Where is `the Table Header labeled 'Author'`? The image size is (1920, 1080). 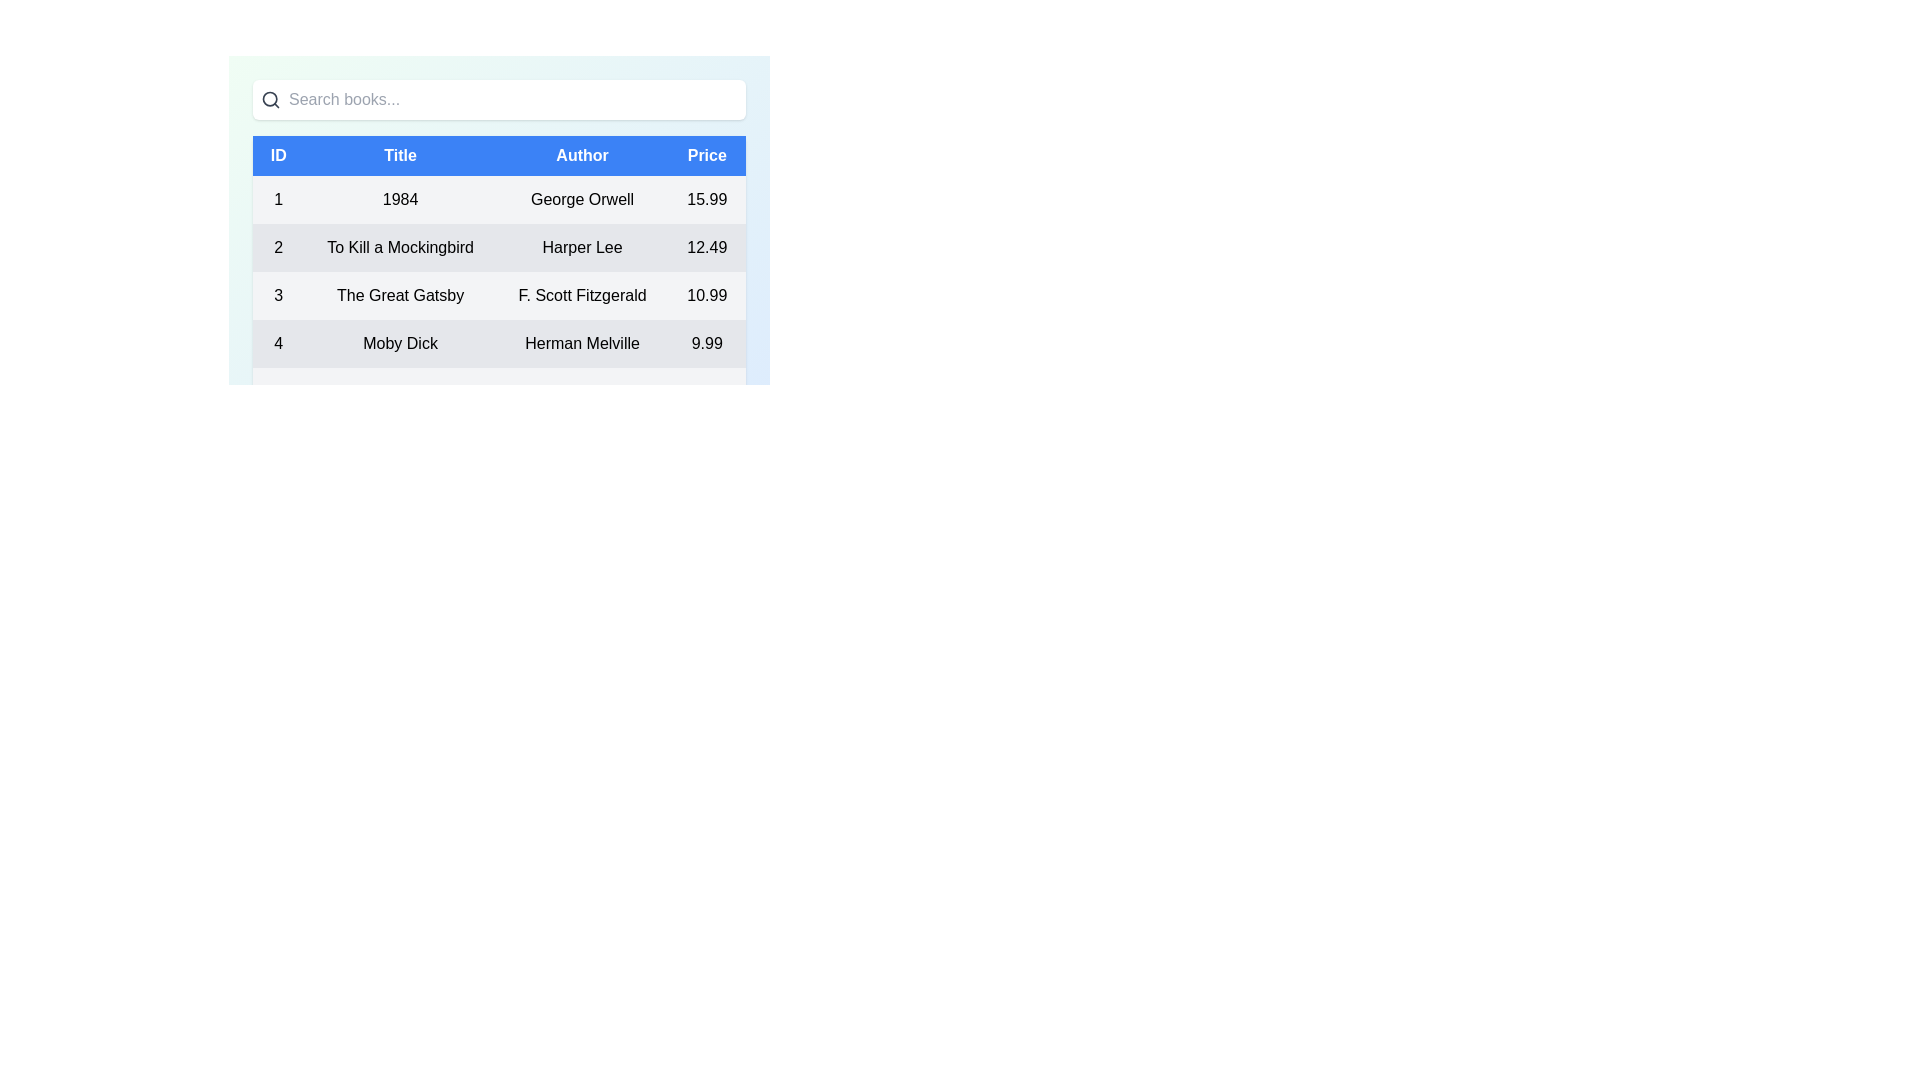
the Table Header labeled 'Author' is located at coordinates (581, 154).